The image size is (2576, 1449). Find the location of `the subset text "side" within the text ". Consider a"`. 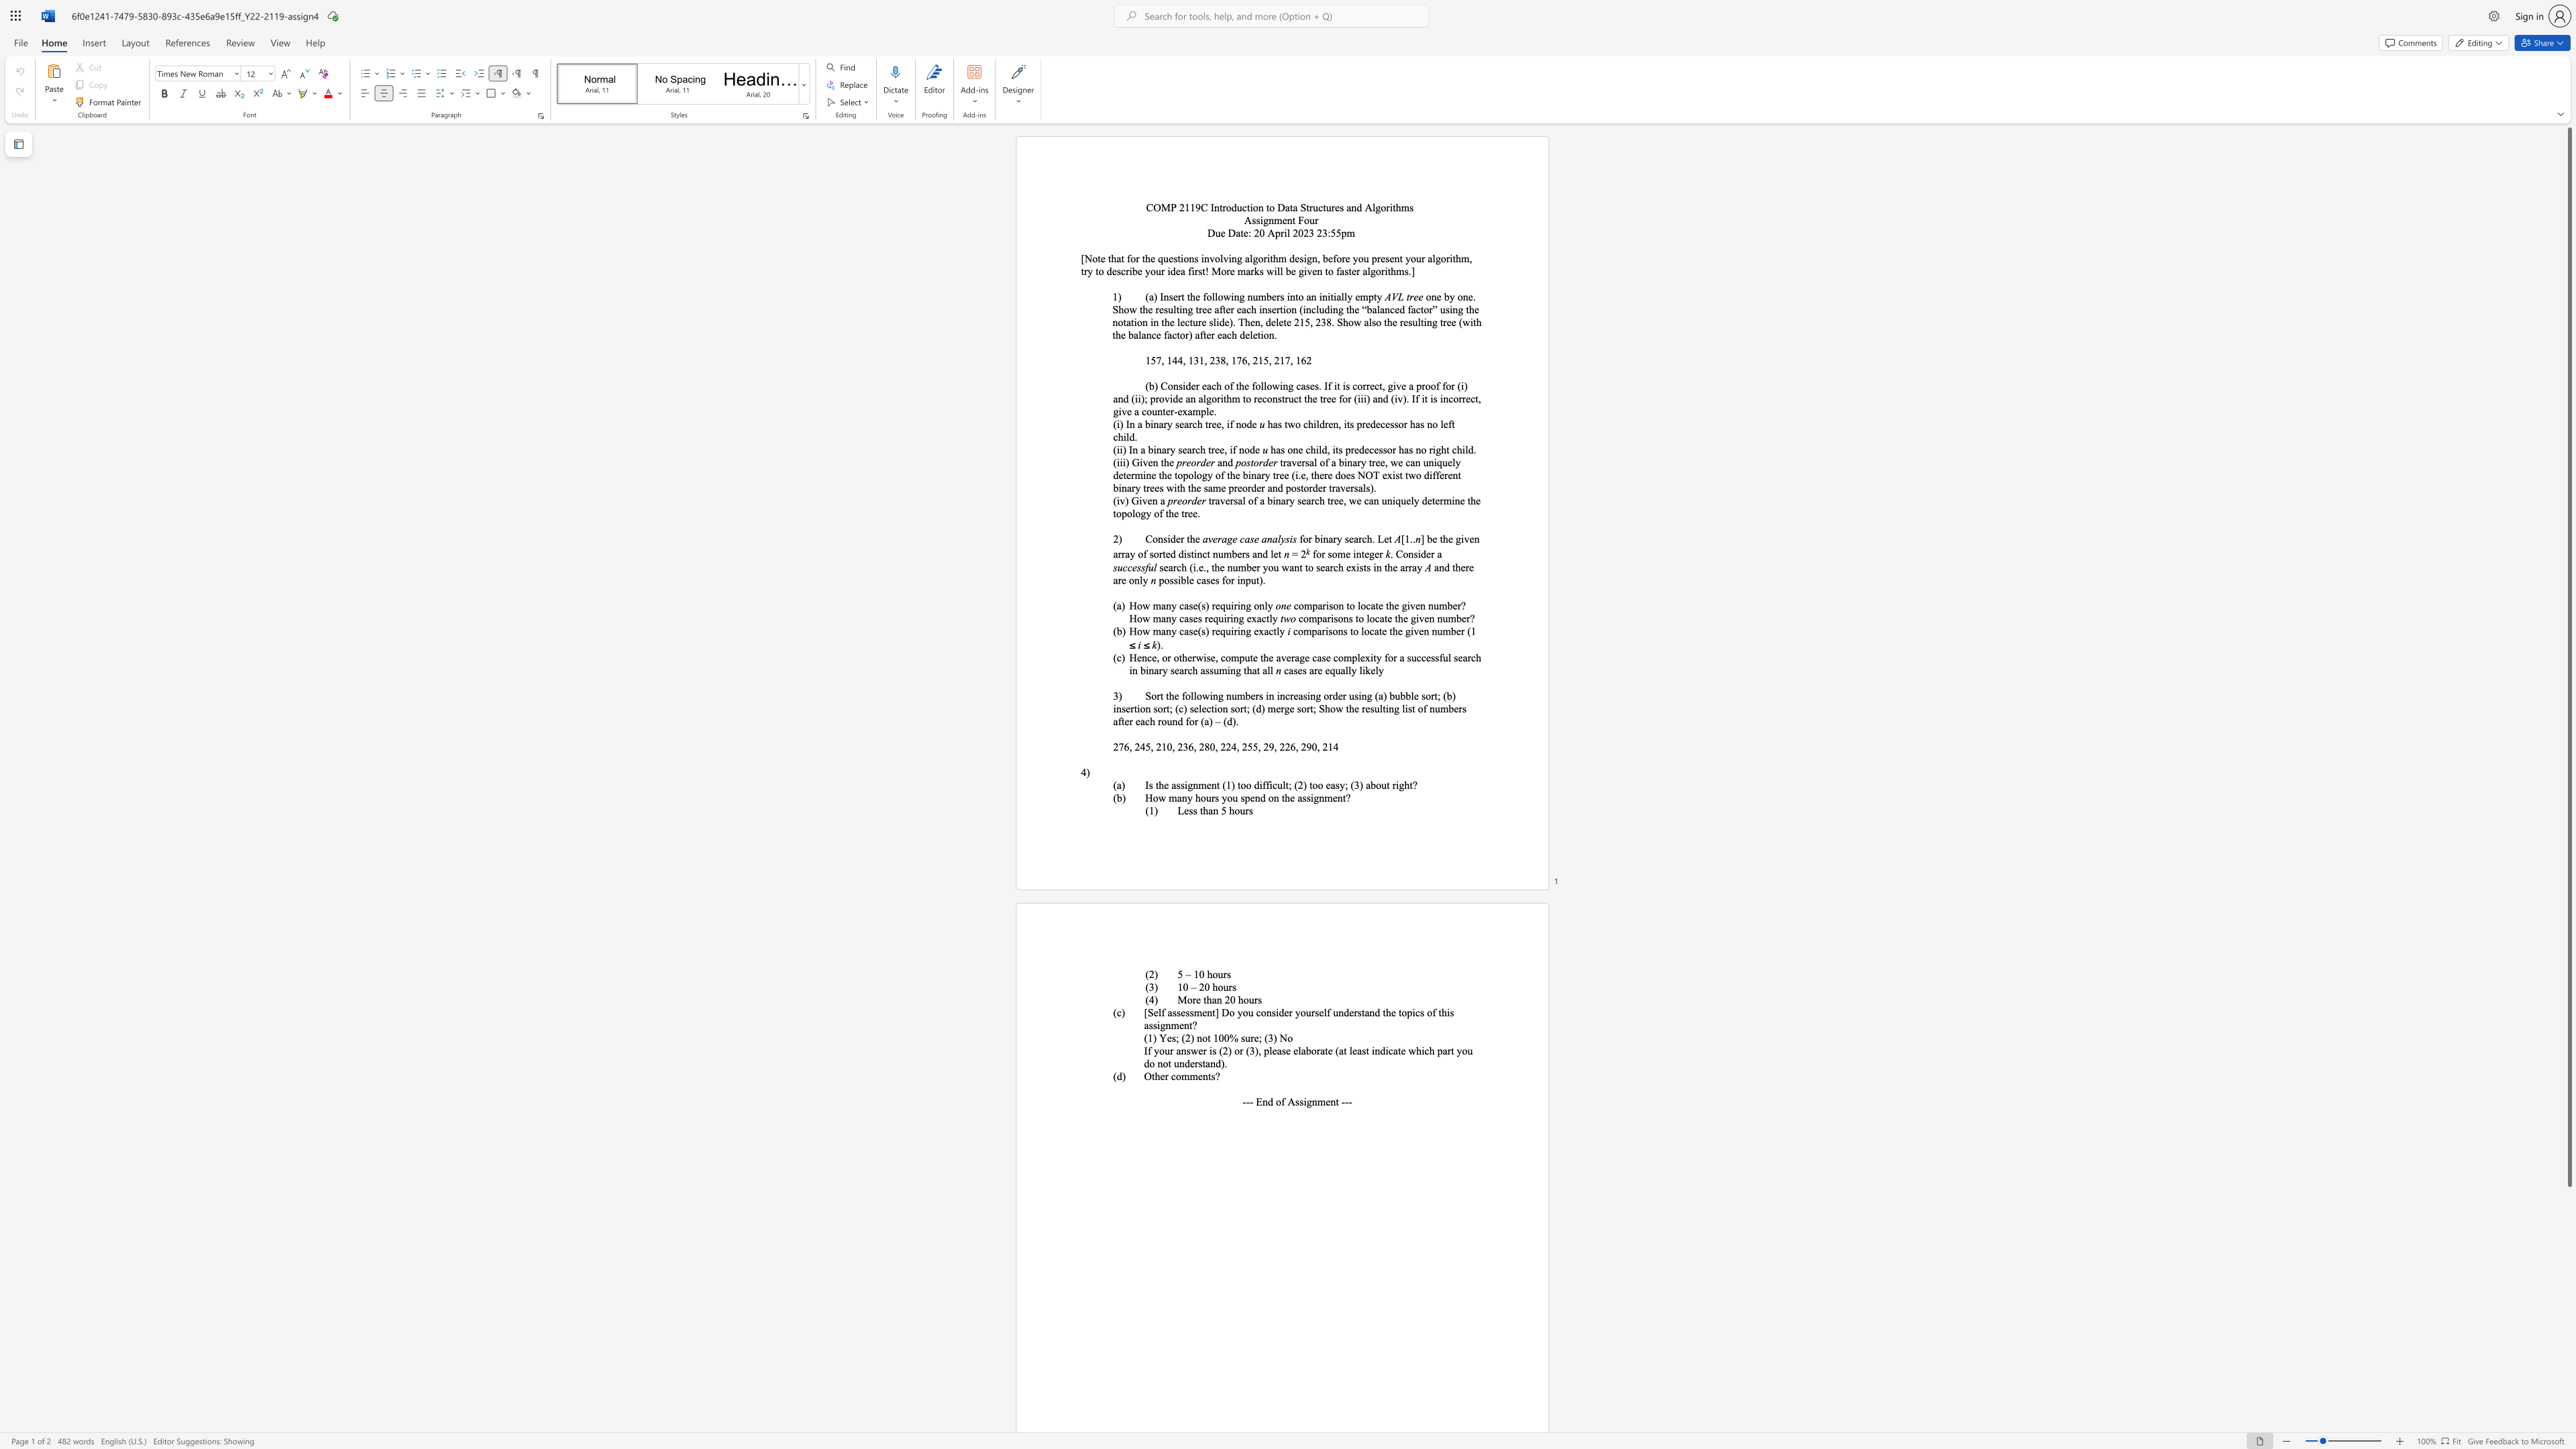

the subset text "side" within the text ". Consider a" is located at coordinates (1413, 553).